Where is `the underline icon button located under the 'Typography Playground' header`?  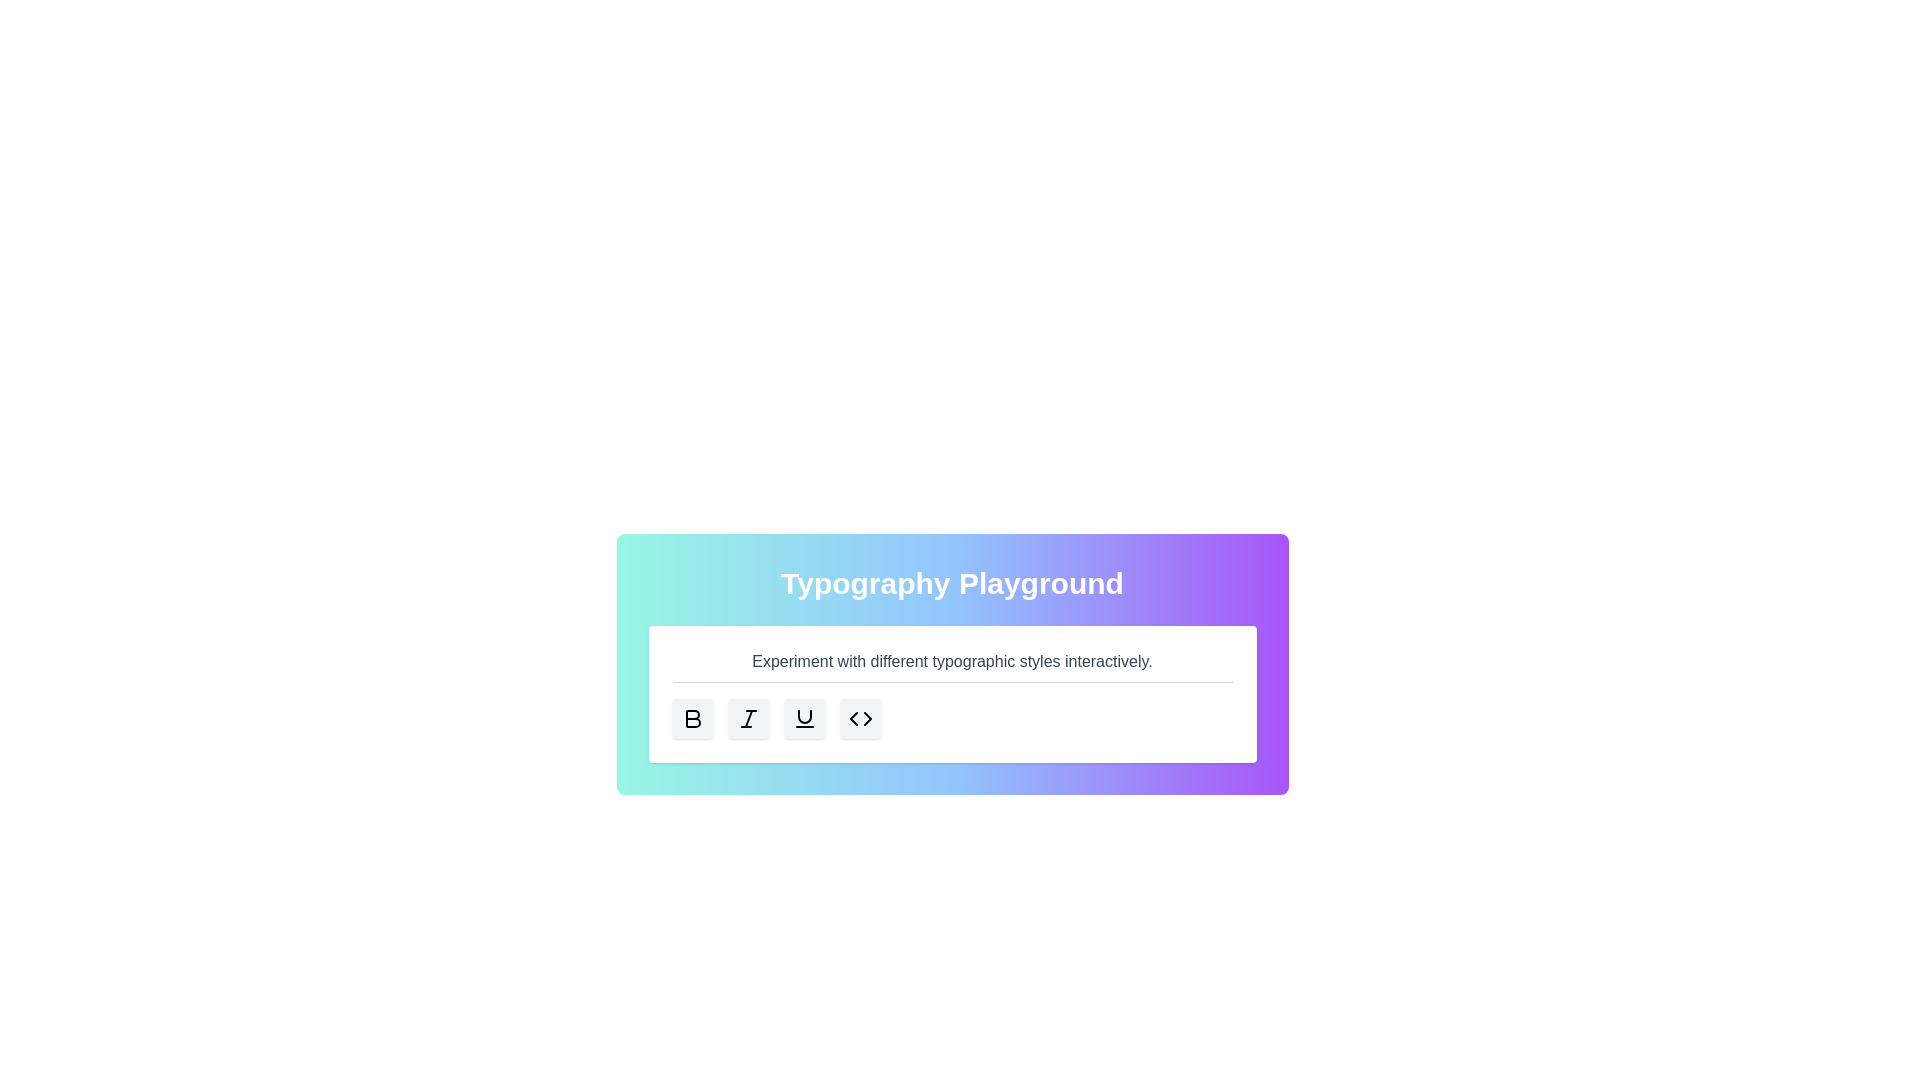 the underline icon button located under the 'Typography Playground' header is located at coordinates (804, 717).